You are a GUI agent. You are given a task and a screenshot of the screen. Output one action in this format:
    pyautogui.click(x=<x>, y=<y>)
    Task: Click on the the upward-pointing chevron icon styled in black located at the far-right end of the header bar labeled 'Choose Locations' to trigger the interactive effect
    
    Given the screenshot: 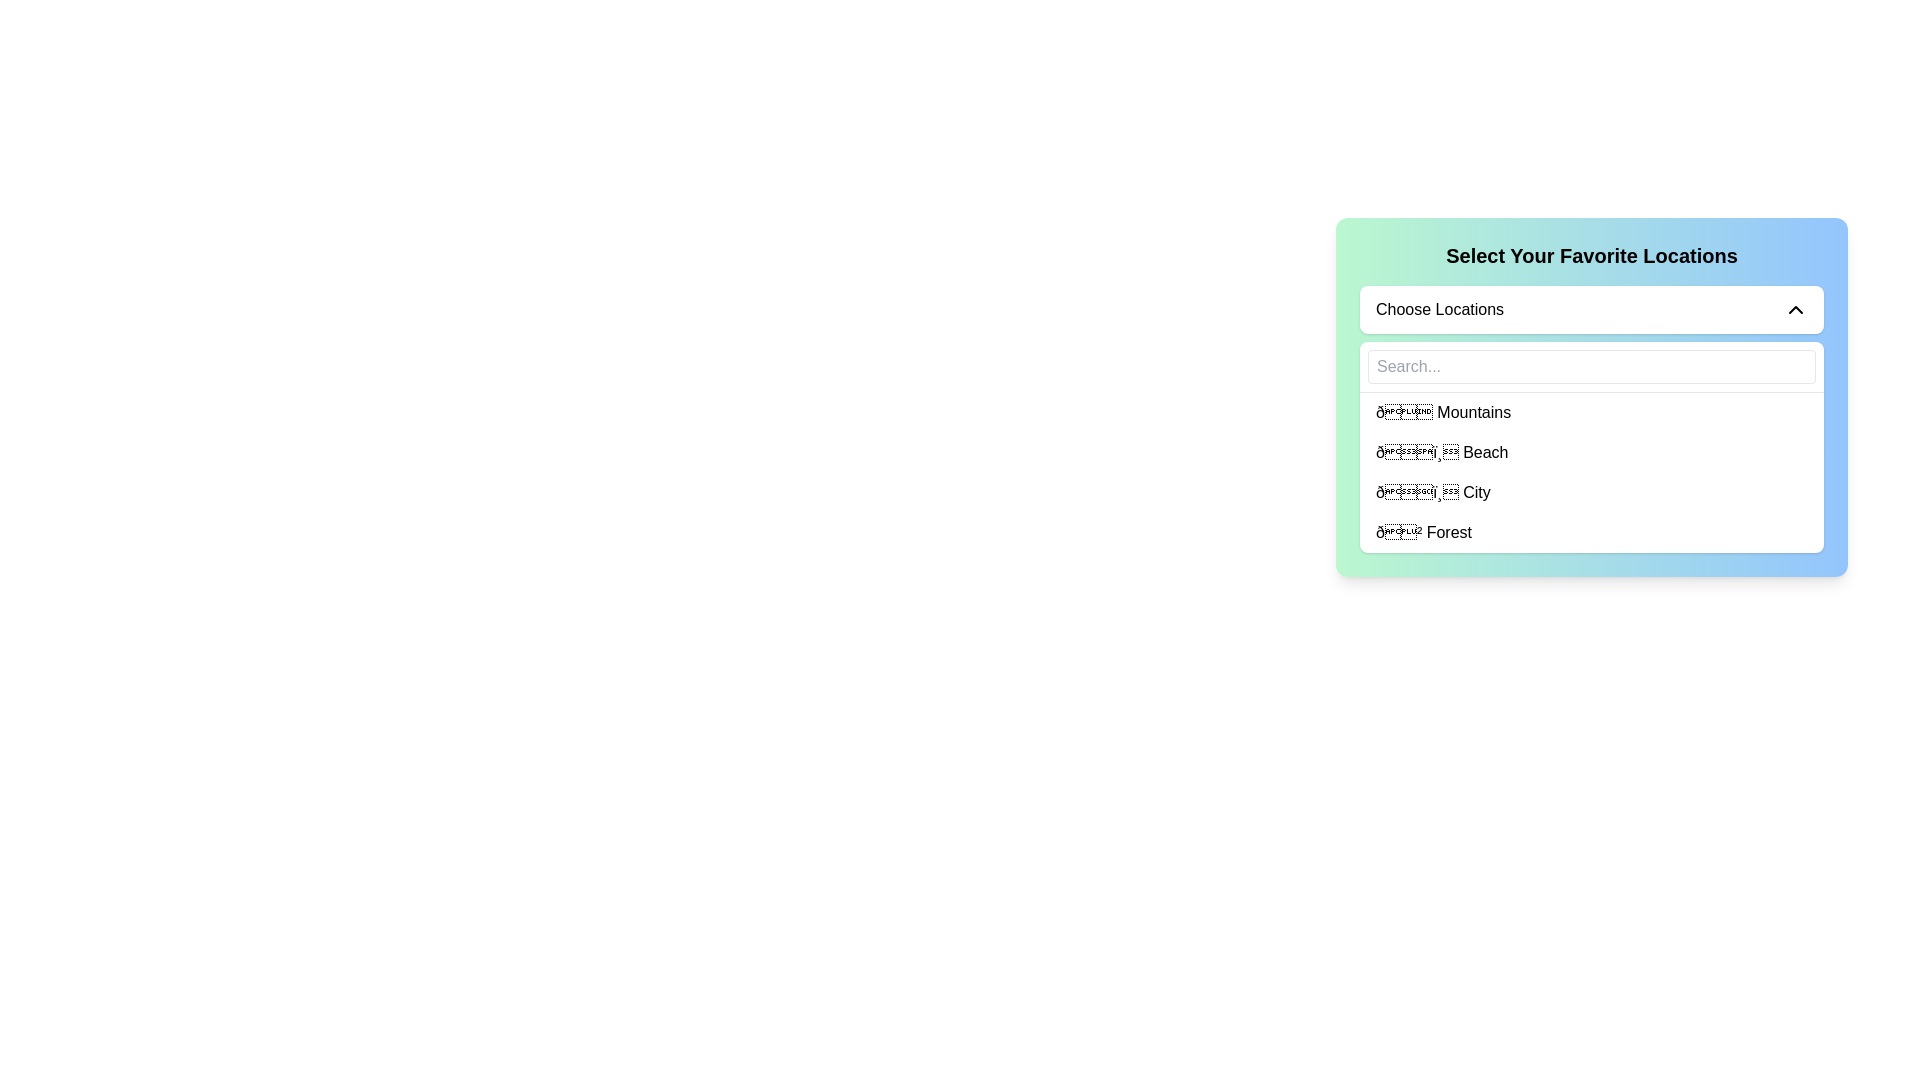 What is the action you would take?
    pyautogui.click(x=1795, y=309)
    